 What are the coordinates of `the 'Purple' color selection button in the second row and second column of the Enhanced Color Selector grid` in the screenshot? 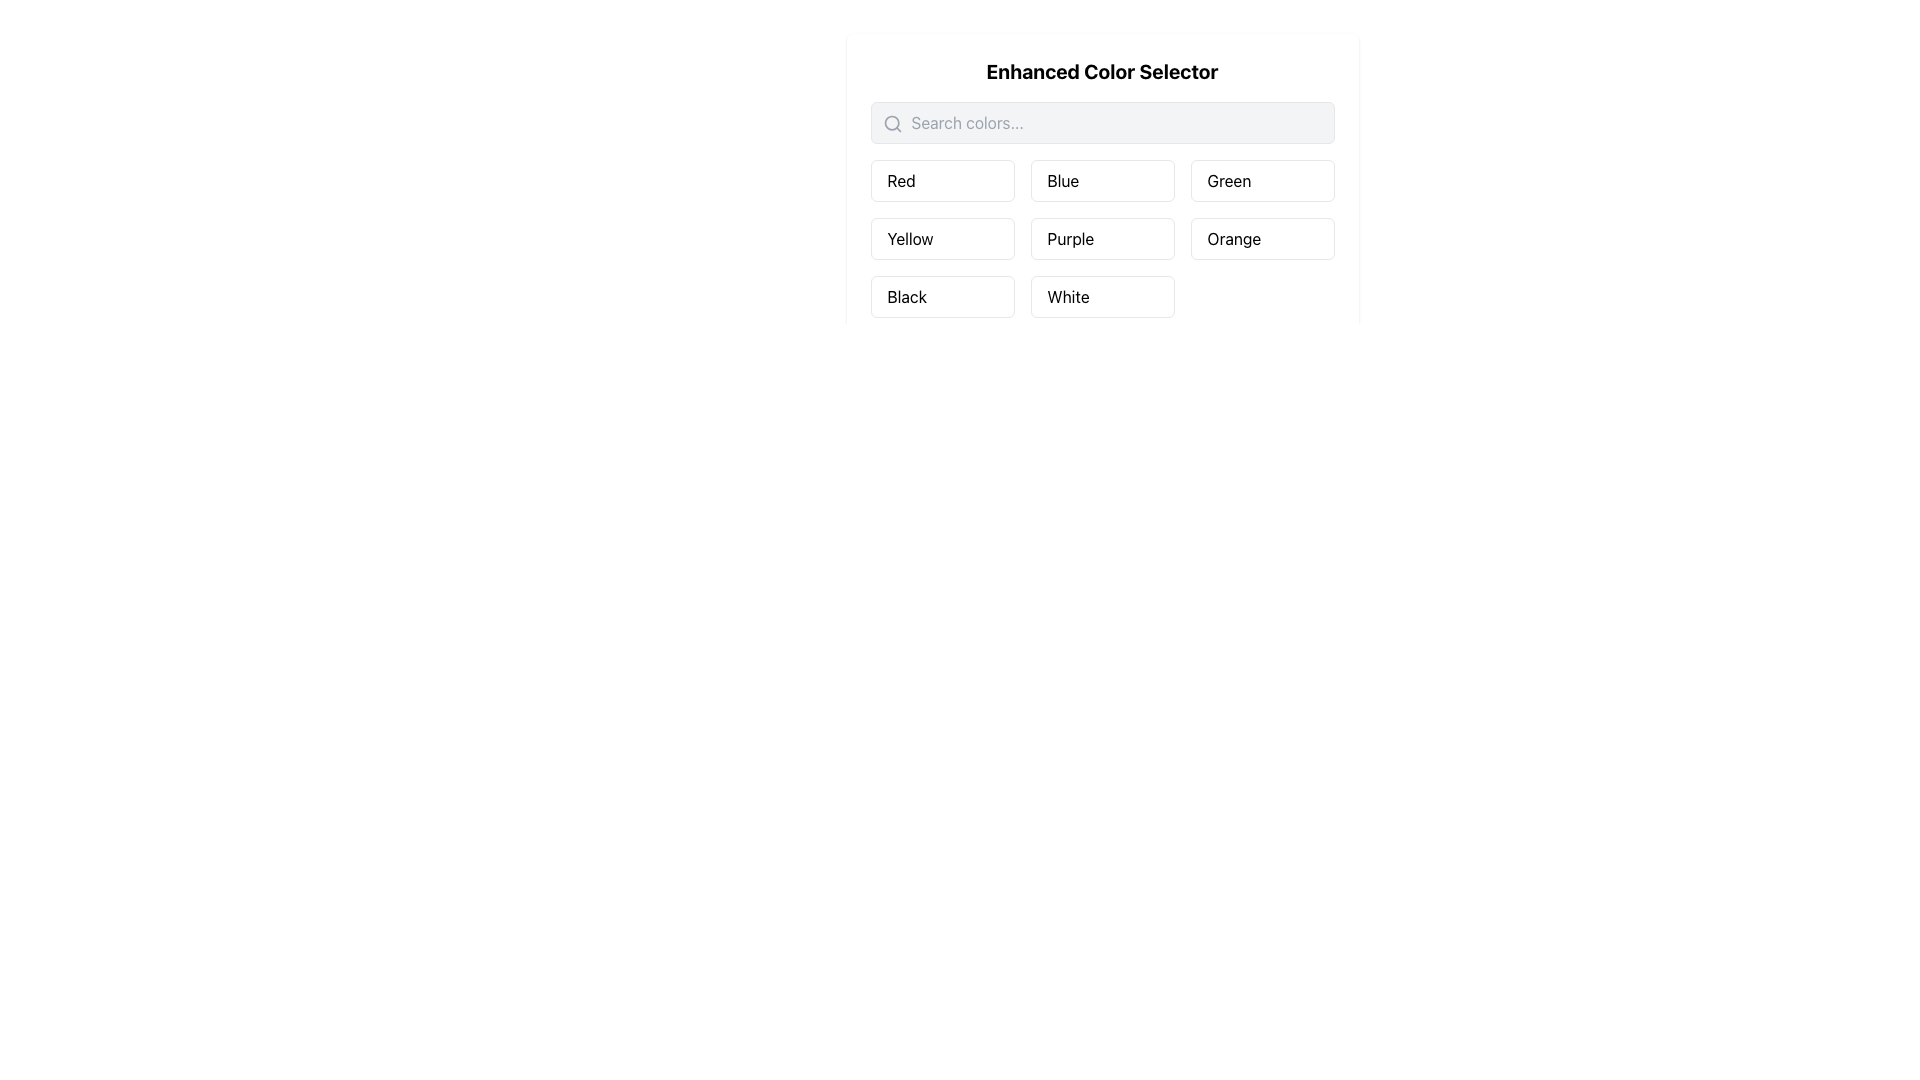 It's located at (1069, 238).